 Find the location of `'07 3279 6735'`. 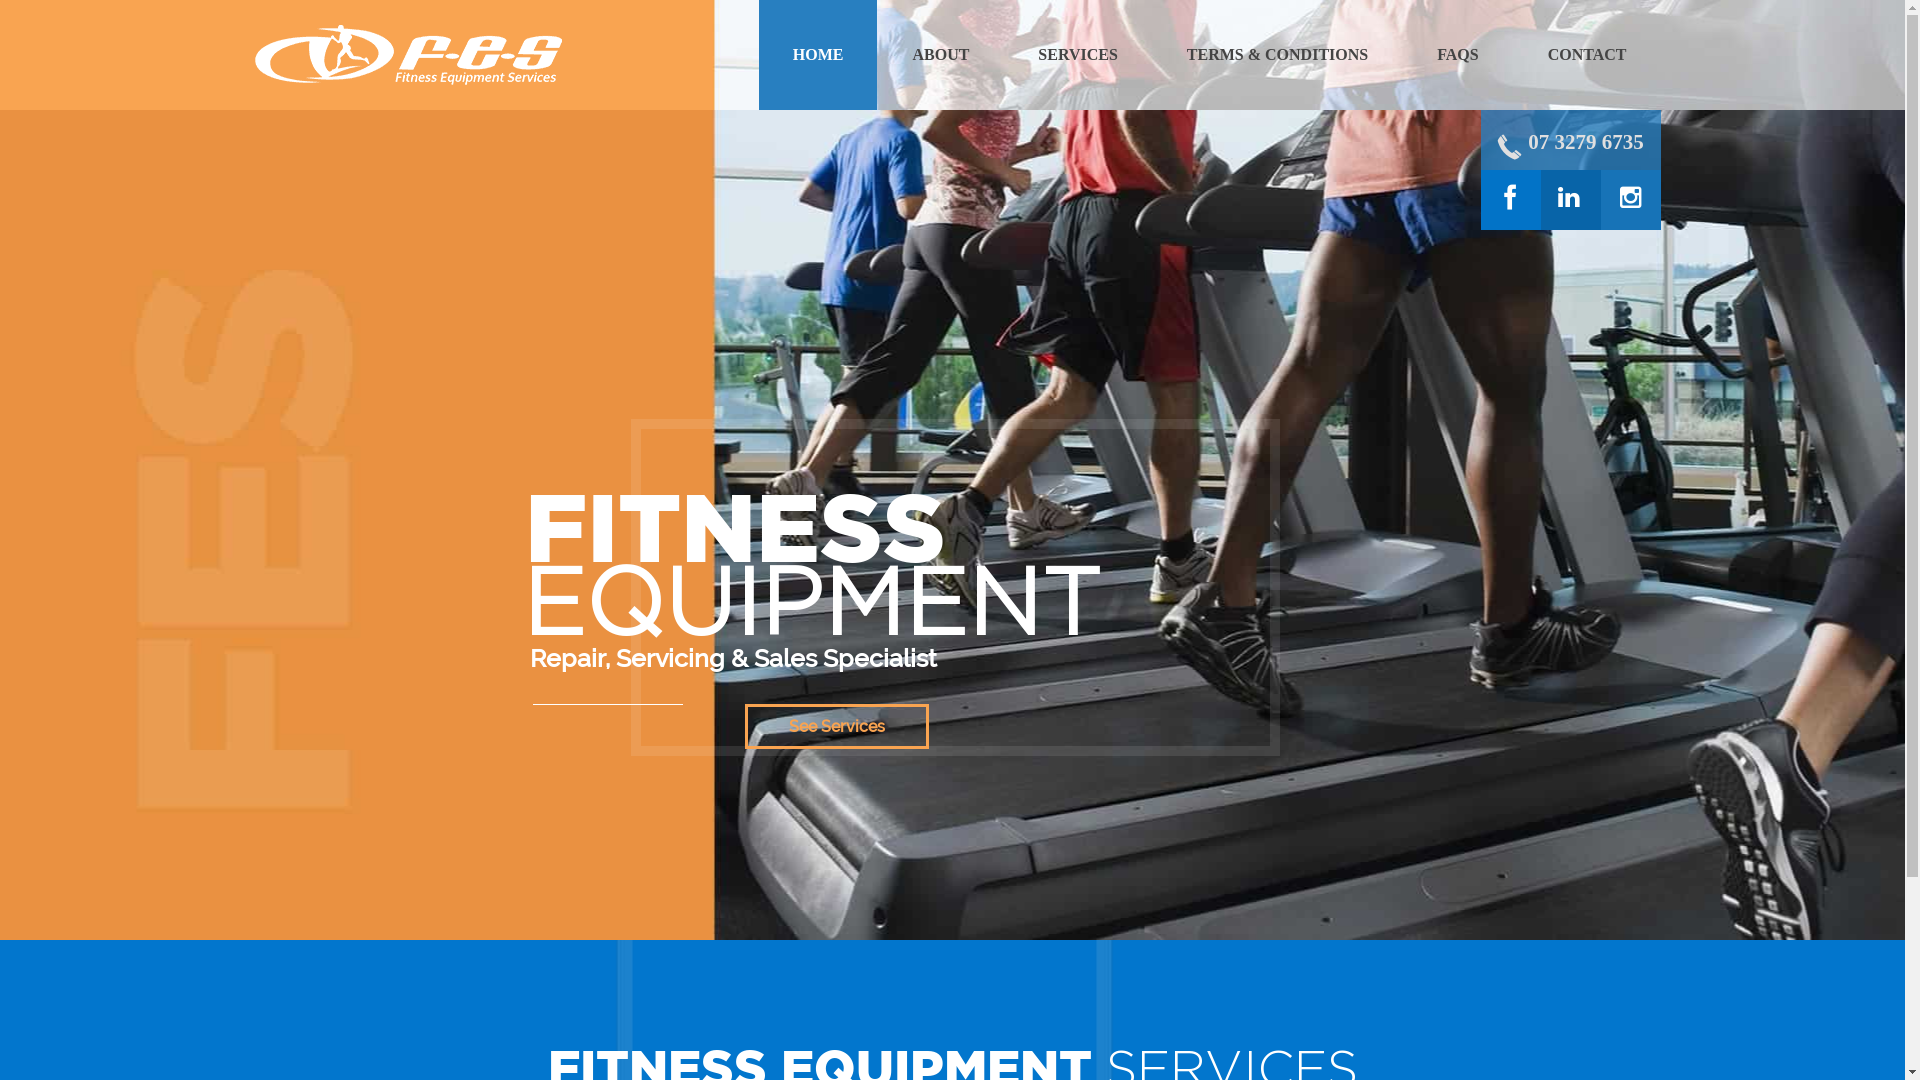

'07 3279 6735' is located at coordinates (1584, 141).